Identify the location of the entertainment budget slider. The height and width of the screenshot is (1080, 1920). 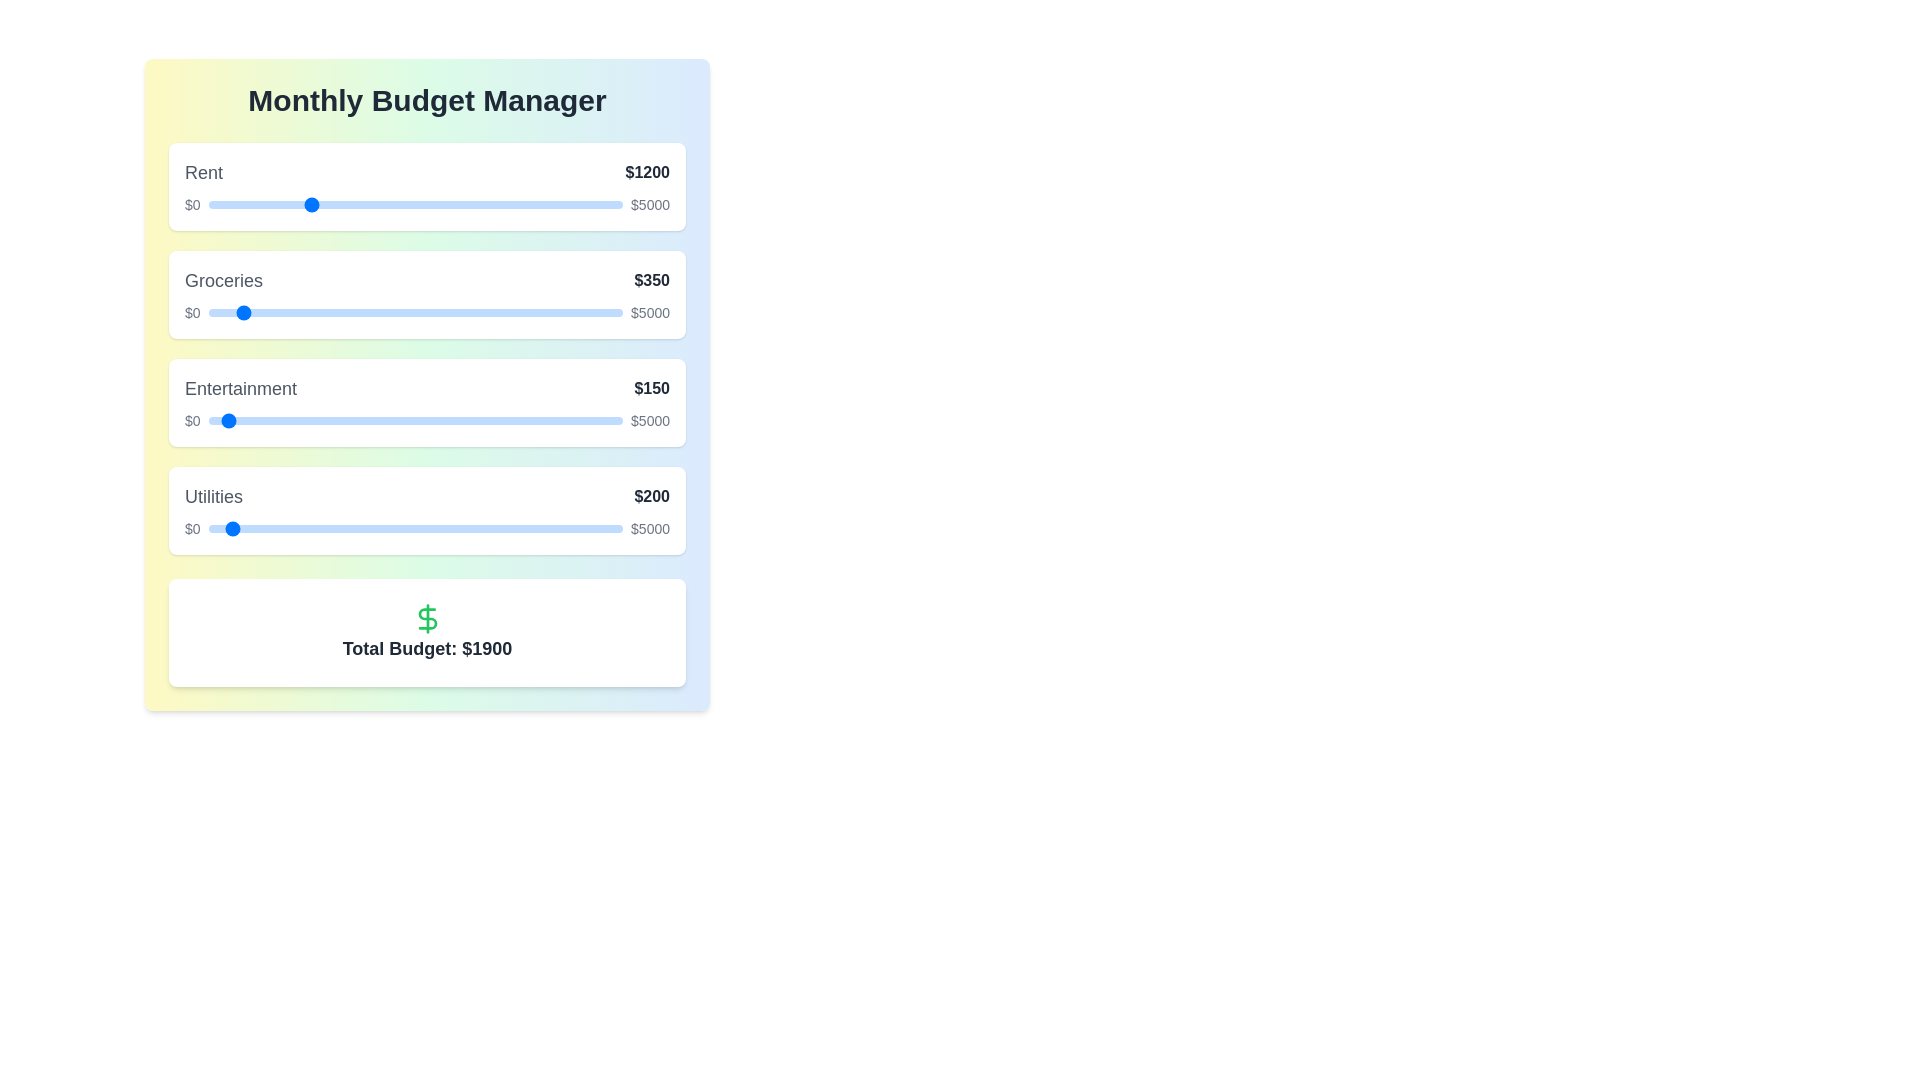
(333, 419).